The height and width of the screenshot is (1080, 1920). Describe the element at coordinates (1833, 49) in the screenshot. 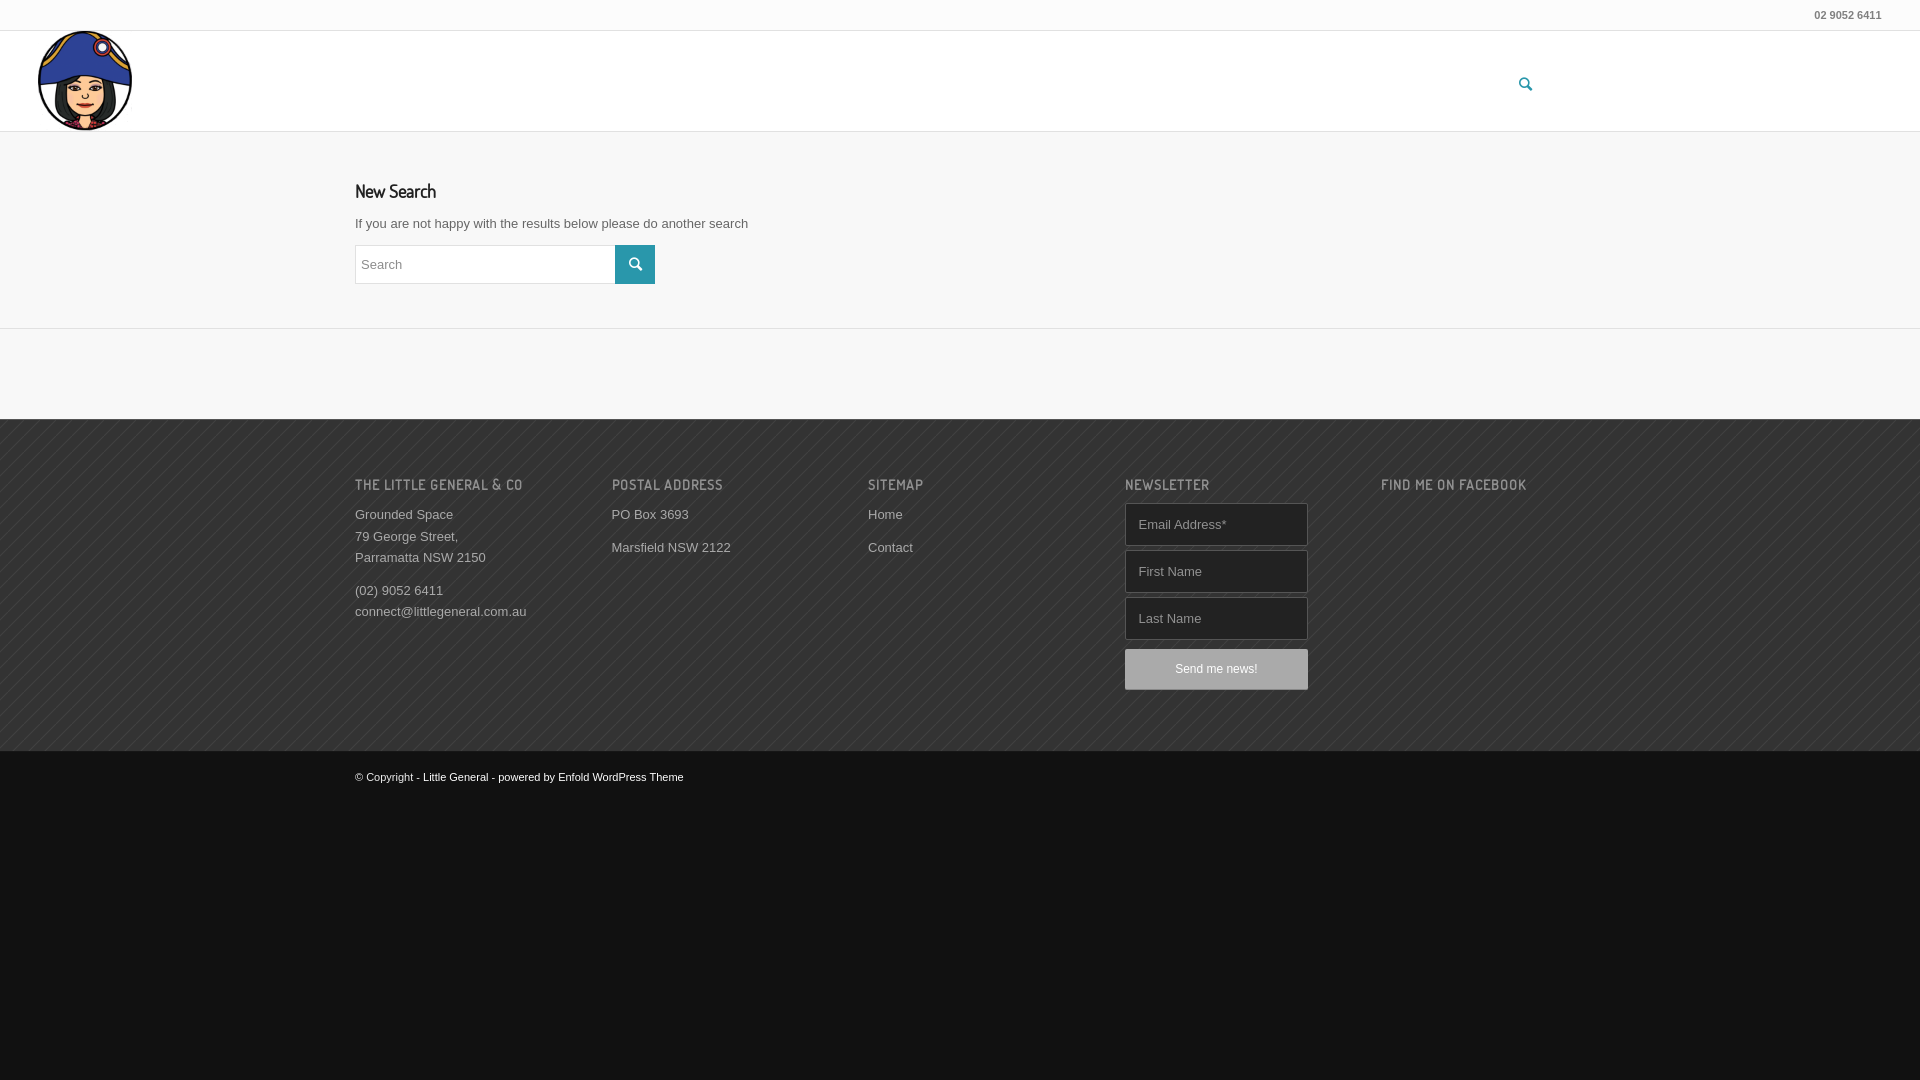

I see `'Blog'` at that location.